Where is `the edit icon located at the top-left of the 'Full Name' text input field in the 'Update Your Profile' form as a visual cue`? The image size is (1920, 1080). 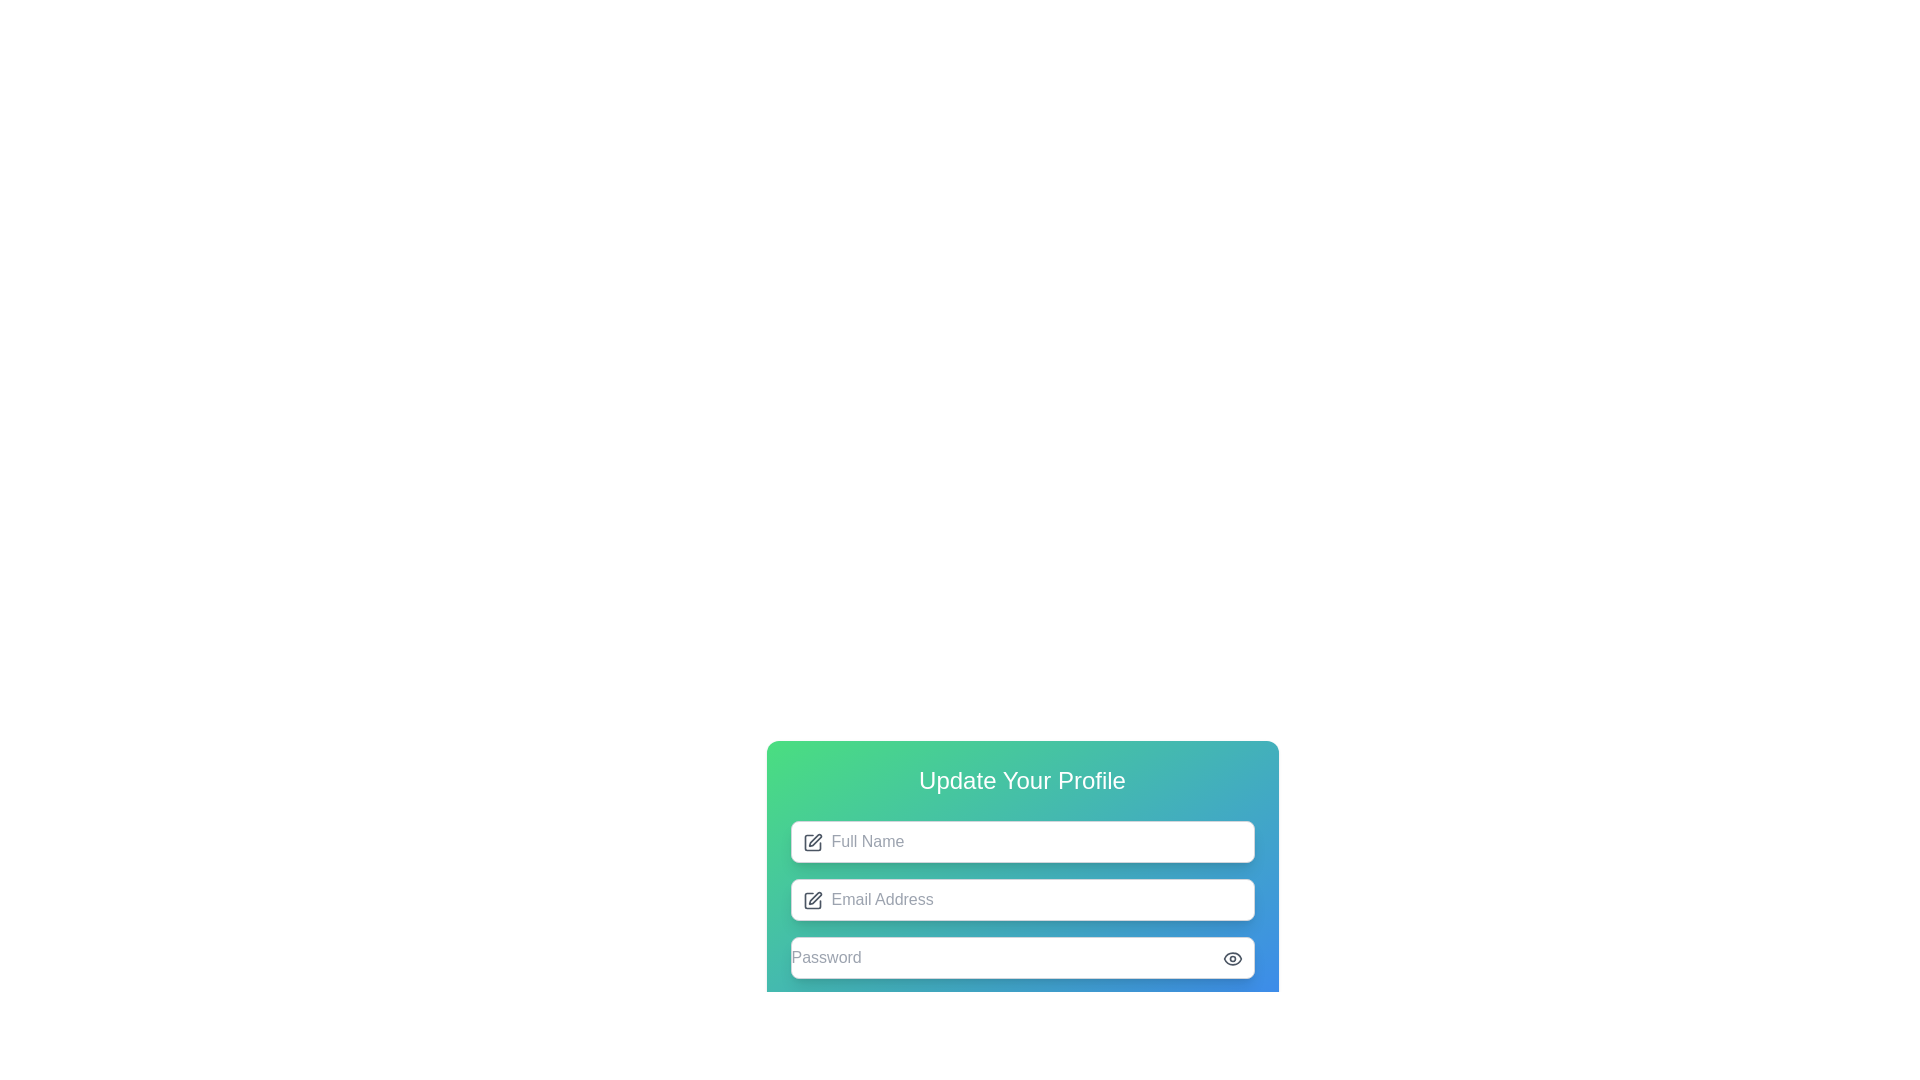
the edit icon located at the top-left of the 'Full Name' text input field in the 'Update Your Profile' form as a visual cue is located at coordinates (812, 843).